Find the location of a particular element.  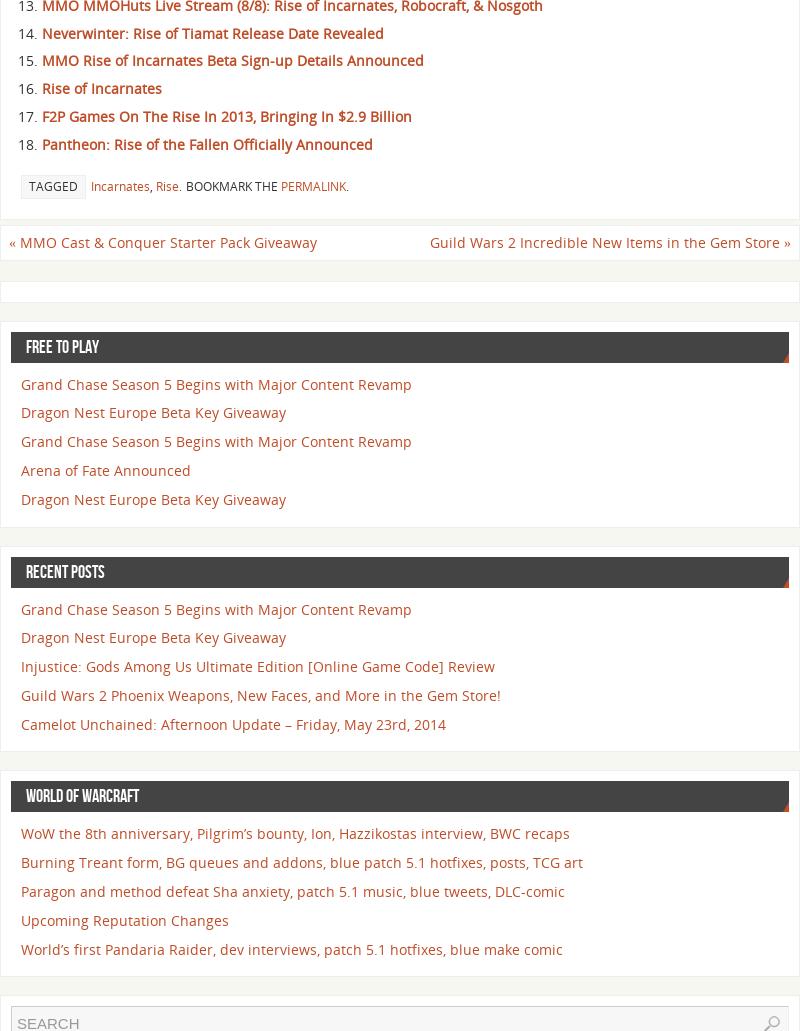

'F2P Games On The Rise In 2013, Bringing In $2.9 Billion' is located at coordinates (227, 114).